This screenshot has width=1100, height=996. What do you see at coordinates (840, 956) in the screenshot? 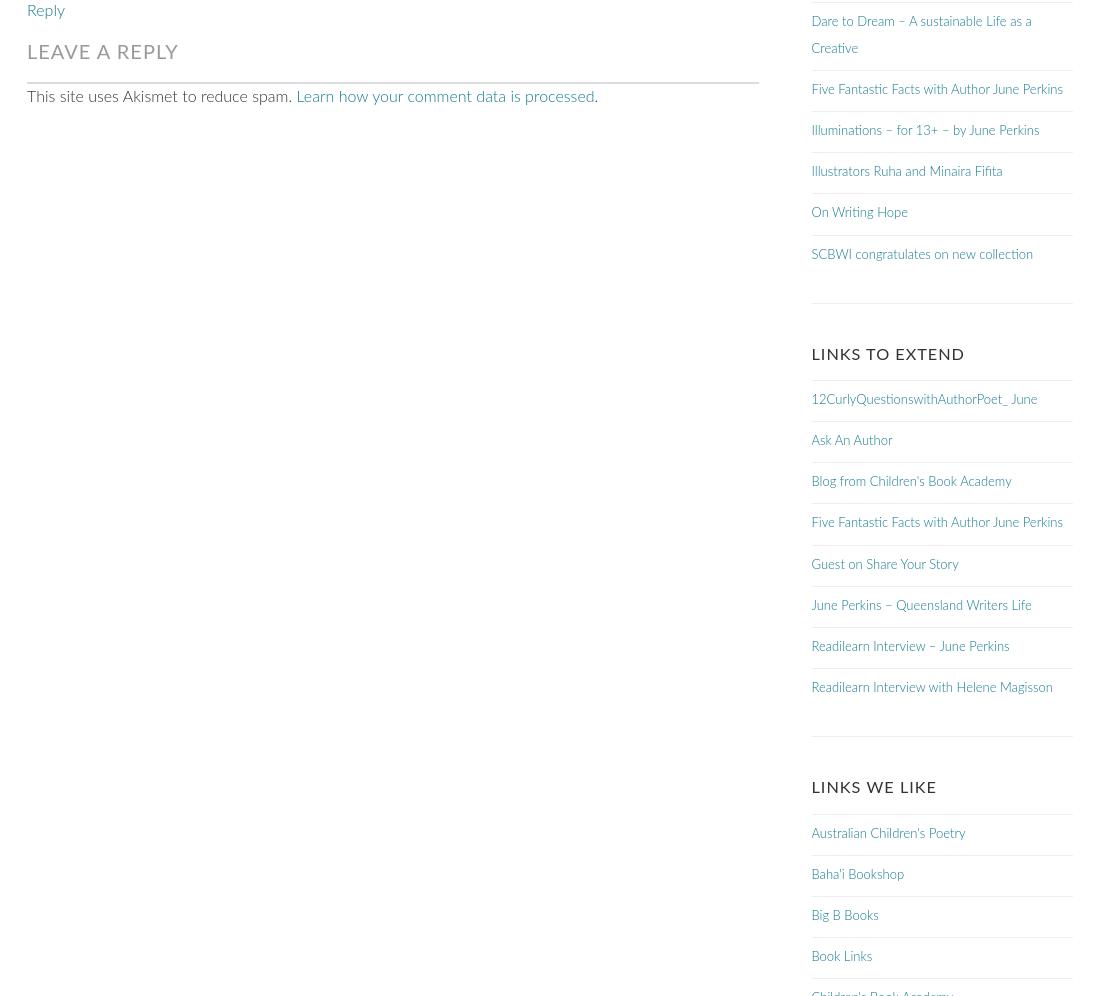
I see `'Book Links'` at bounding box center [840, 956].